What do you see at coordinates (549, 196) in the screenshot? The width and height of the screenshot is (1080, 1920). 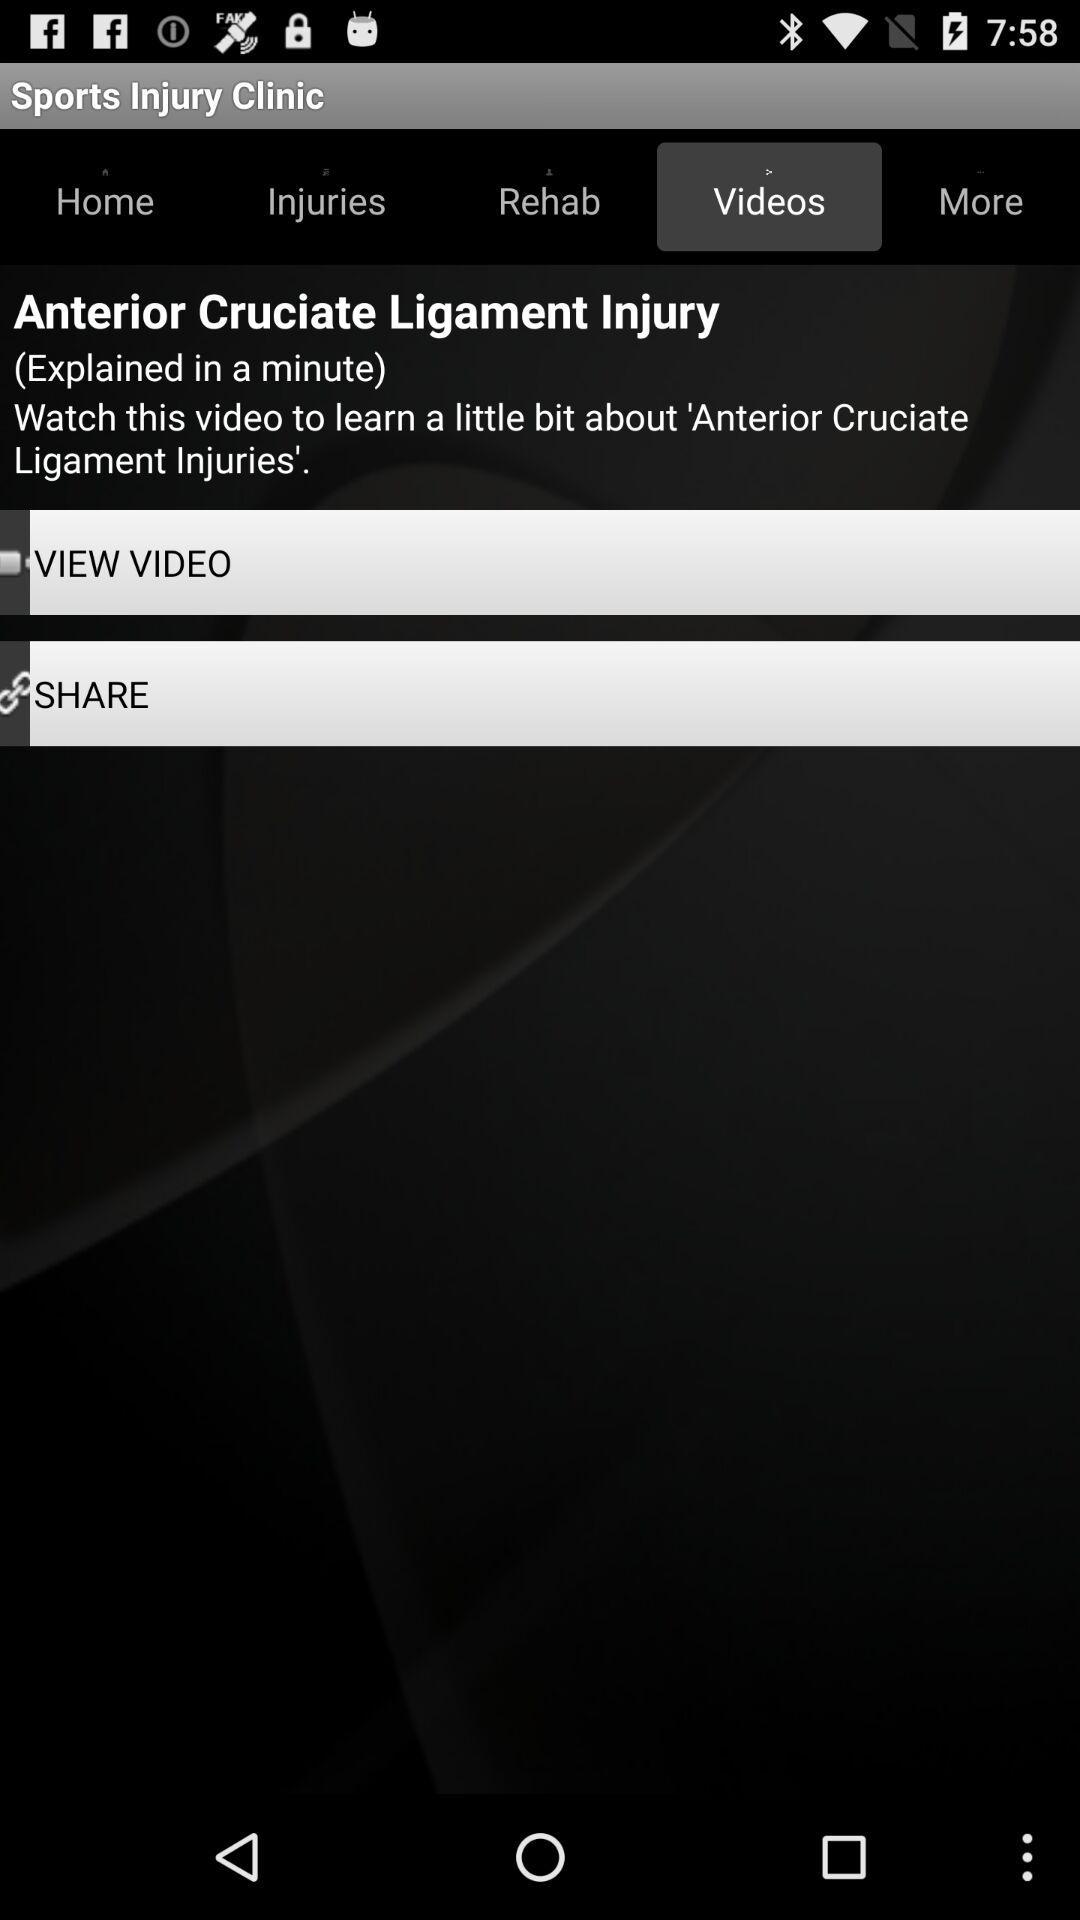 I see `rehab icon` at bounding box center [549, 196].